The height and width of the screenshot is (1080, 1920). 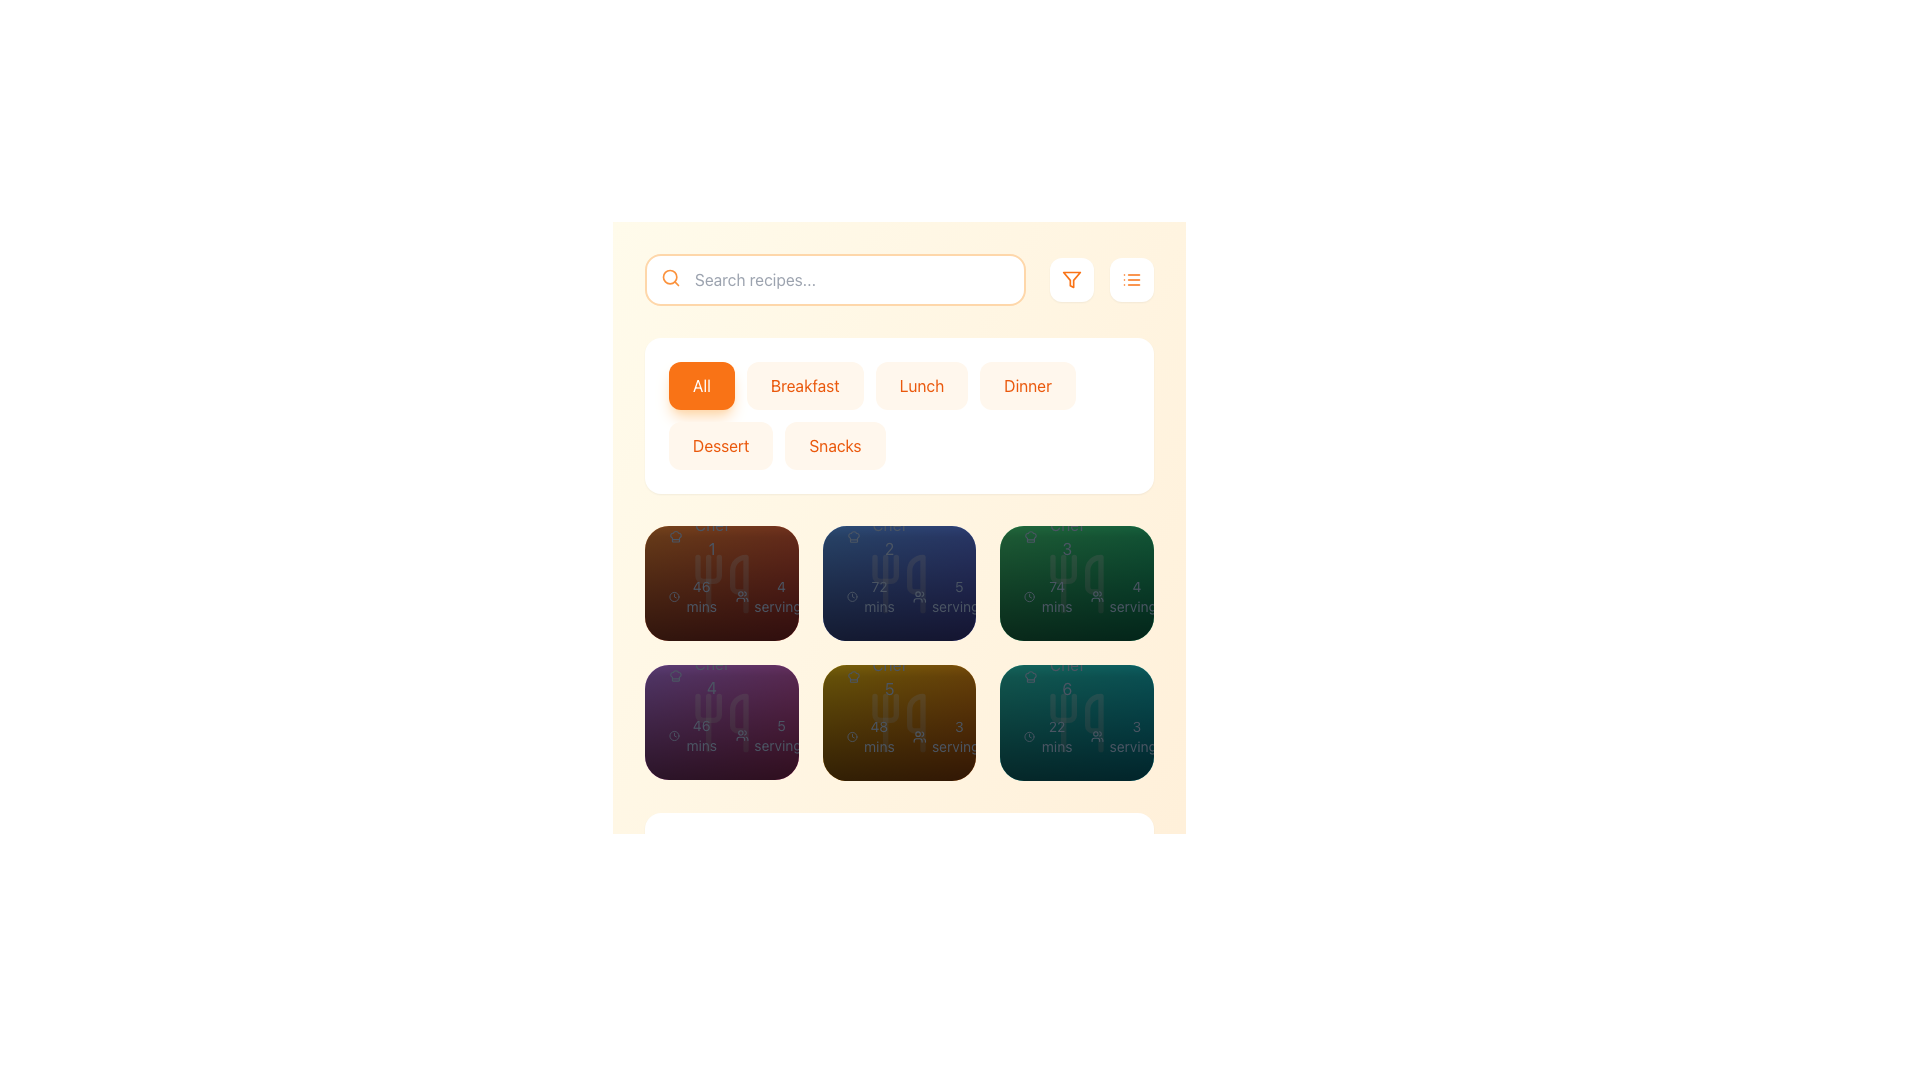 What do you see at coordinates (1070, 280) in the screenshot?
I see `the filter button with an SVG icon, which resembles an inverted triangle funnel outlined in orange` at bounding box center [1070, 280].